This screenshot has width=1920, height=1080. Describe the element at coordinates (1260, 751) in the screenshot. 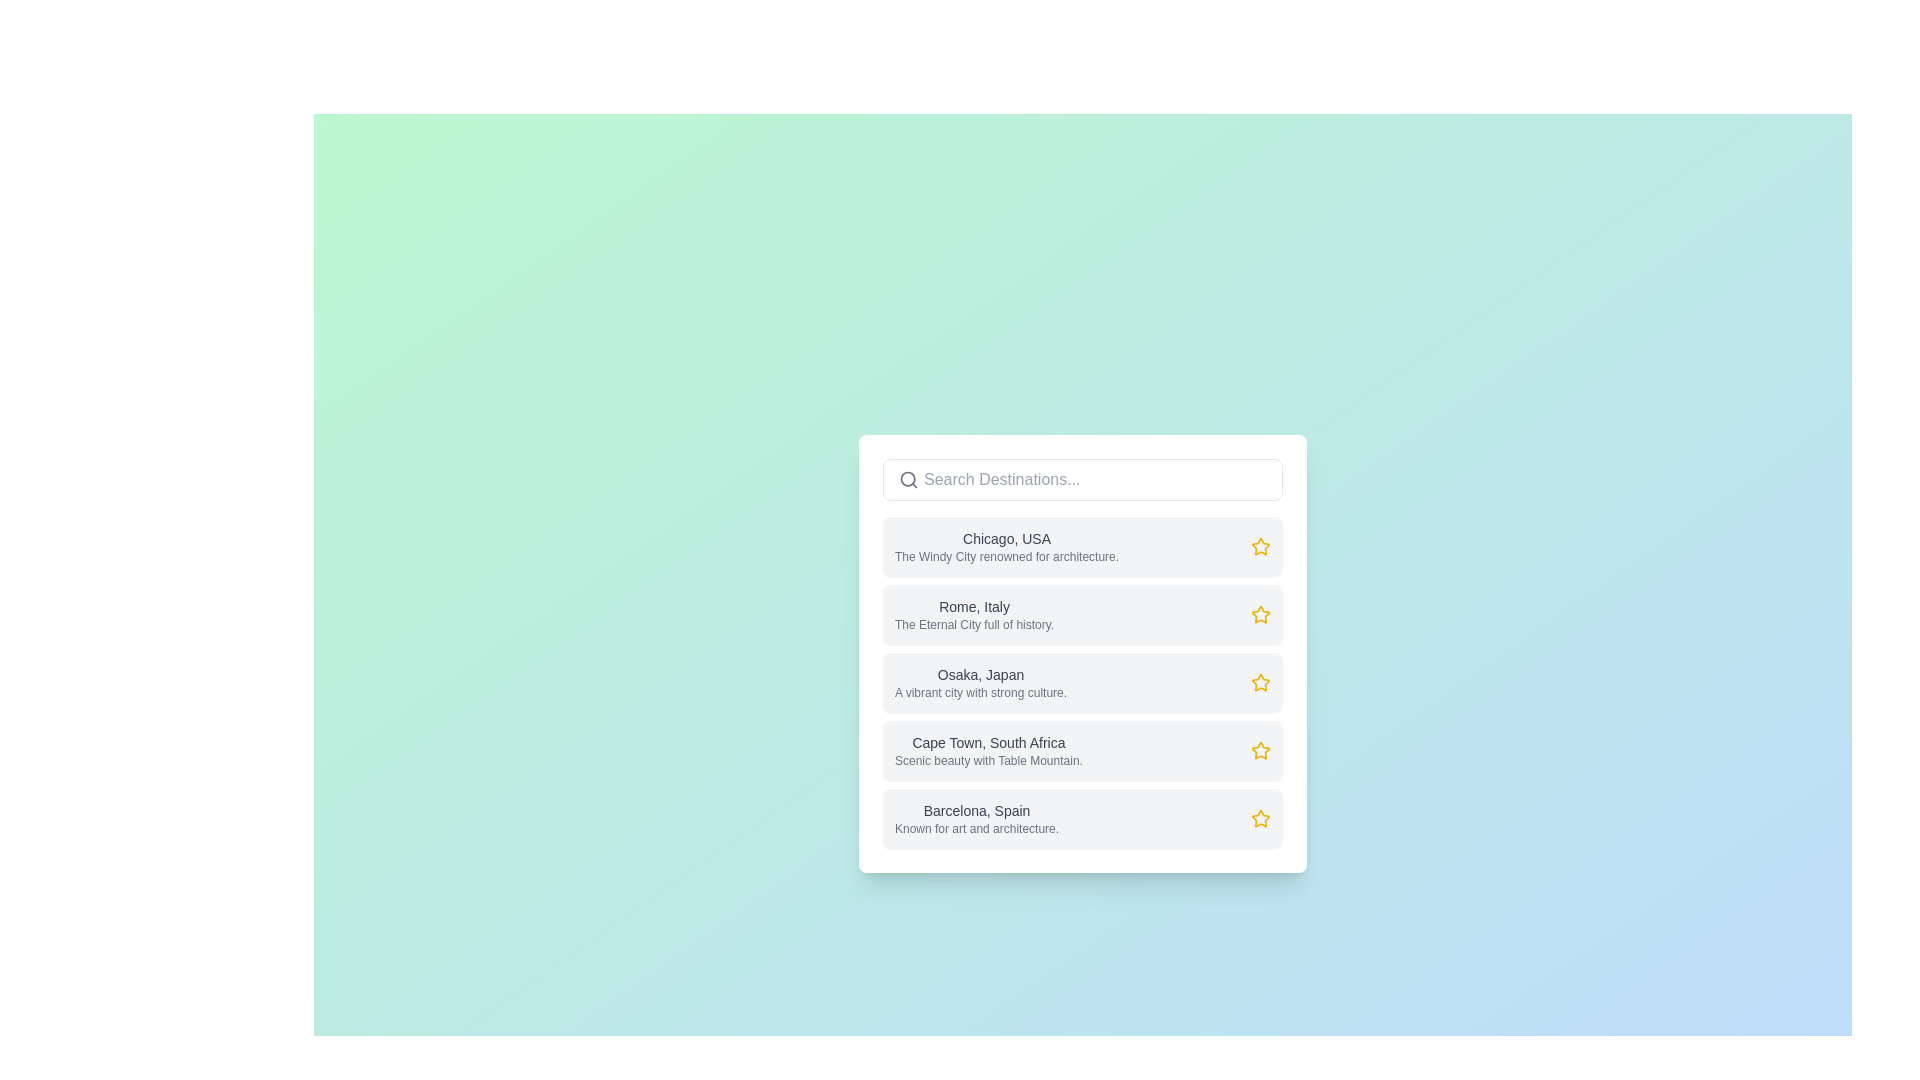

I see `the yellow outlined star icon button located at the far right of the fourth row labeled 'Cape Town, South Africa - Scenic beauty with Table Mountain.'` at that location.